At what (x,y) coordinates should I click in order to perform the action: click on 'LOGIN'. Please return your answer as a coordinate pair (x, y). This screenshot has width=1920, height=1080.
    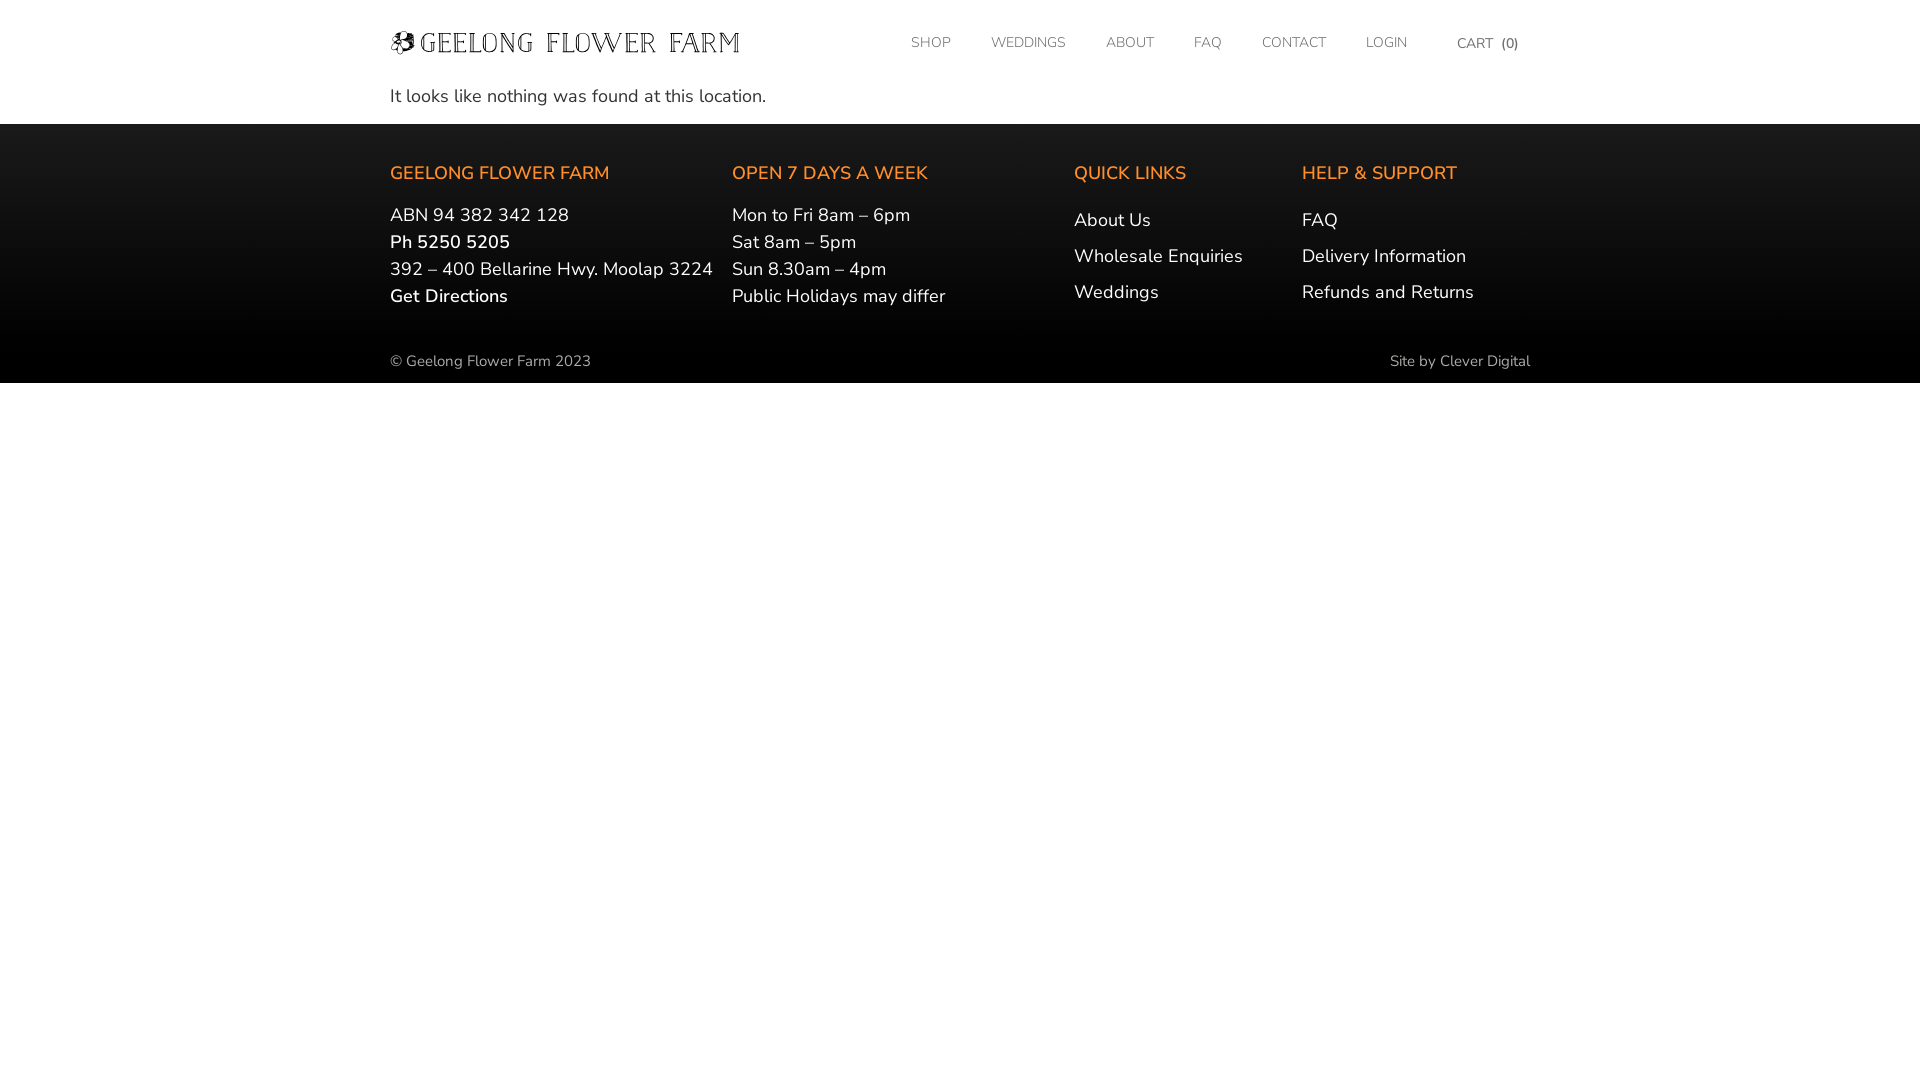
    Looking at the image, I should click on (1385, 42).